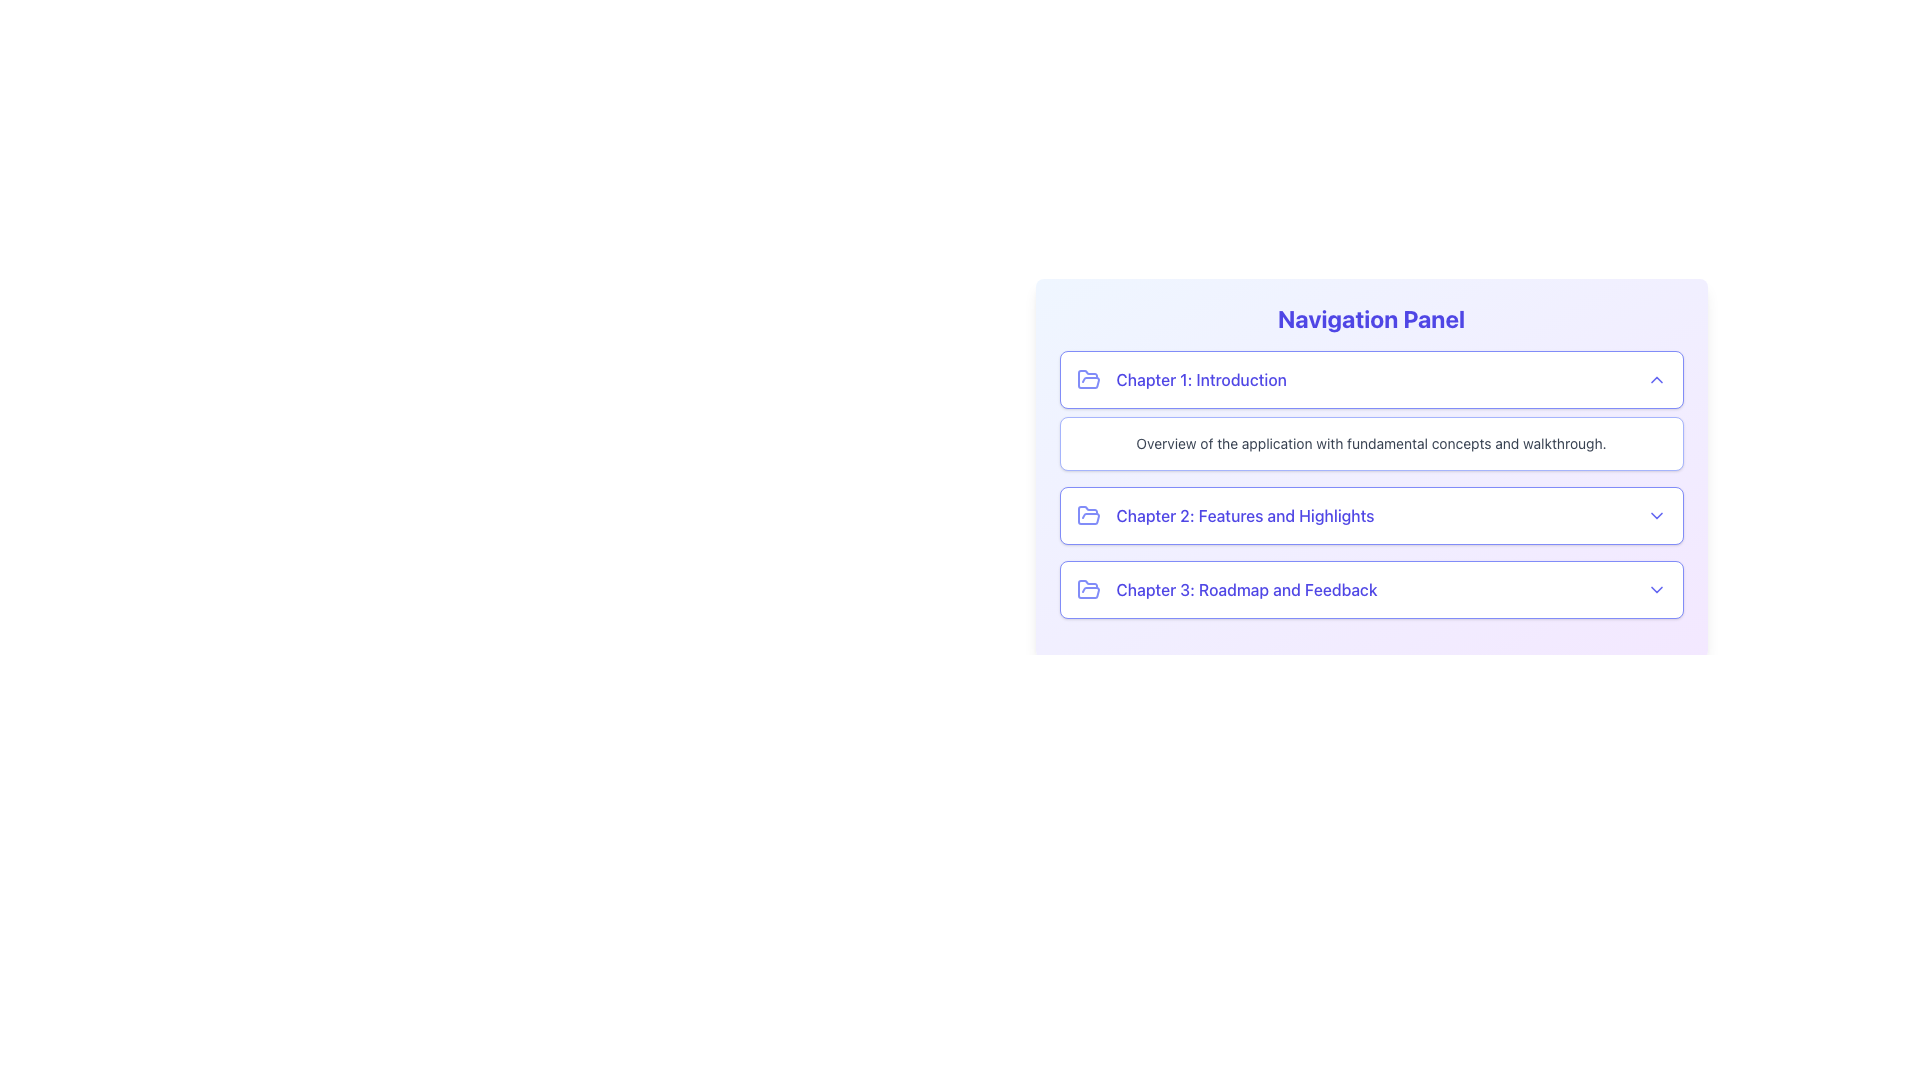  Describe the element at coordinates (1370, 515) in the screenshot. I see `the 'Chapter 2: Features and Highlights' button in the navigation menu` at that location.